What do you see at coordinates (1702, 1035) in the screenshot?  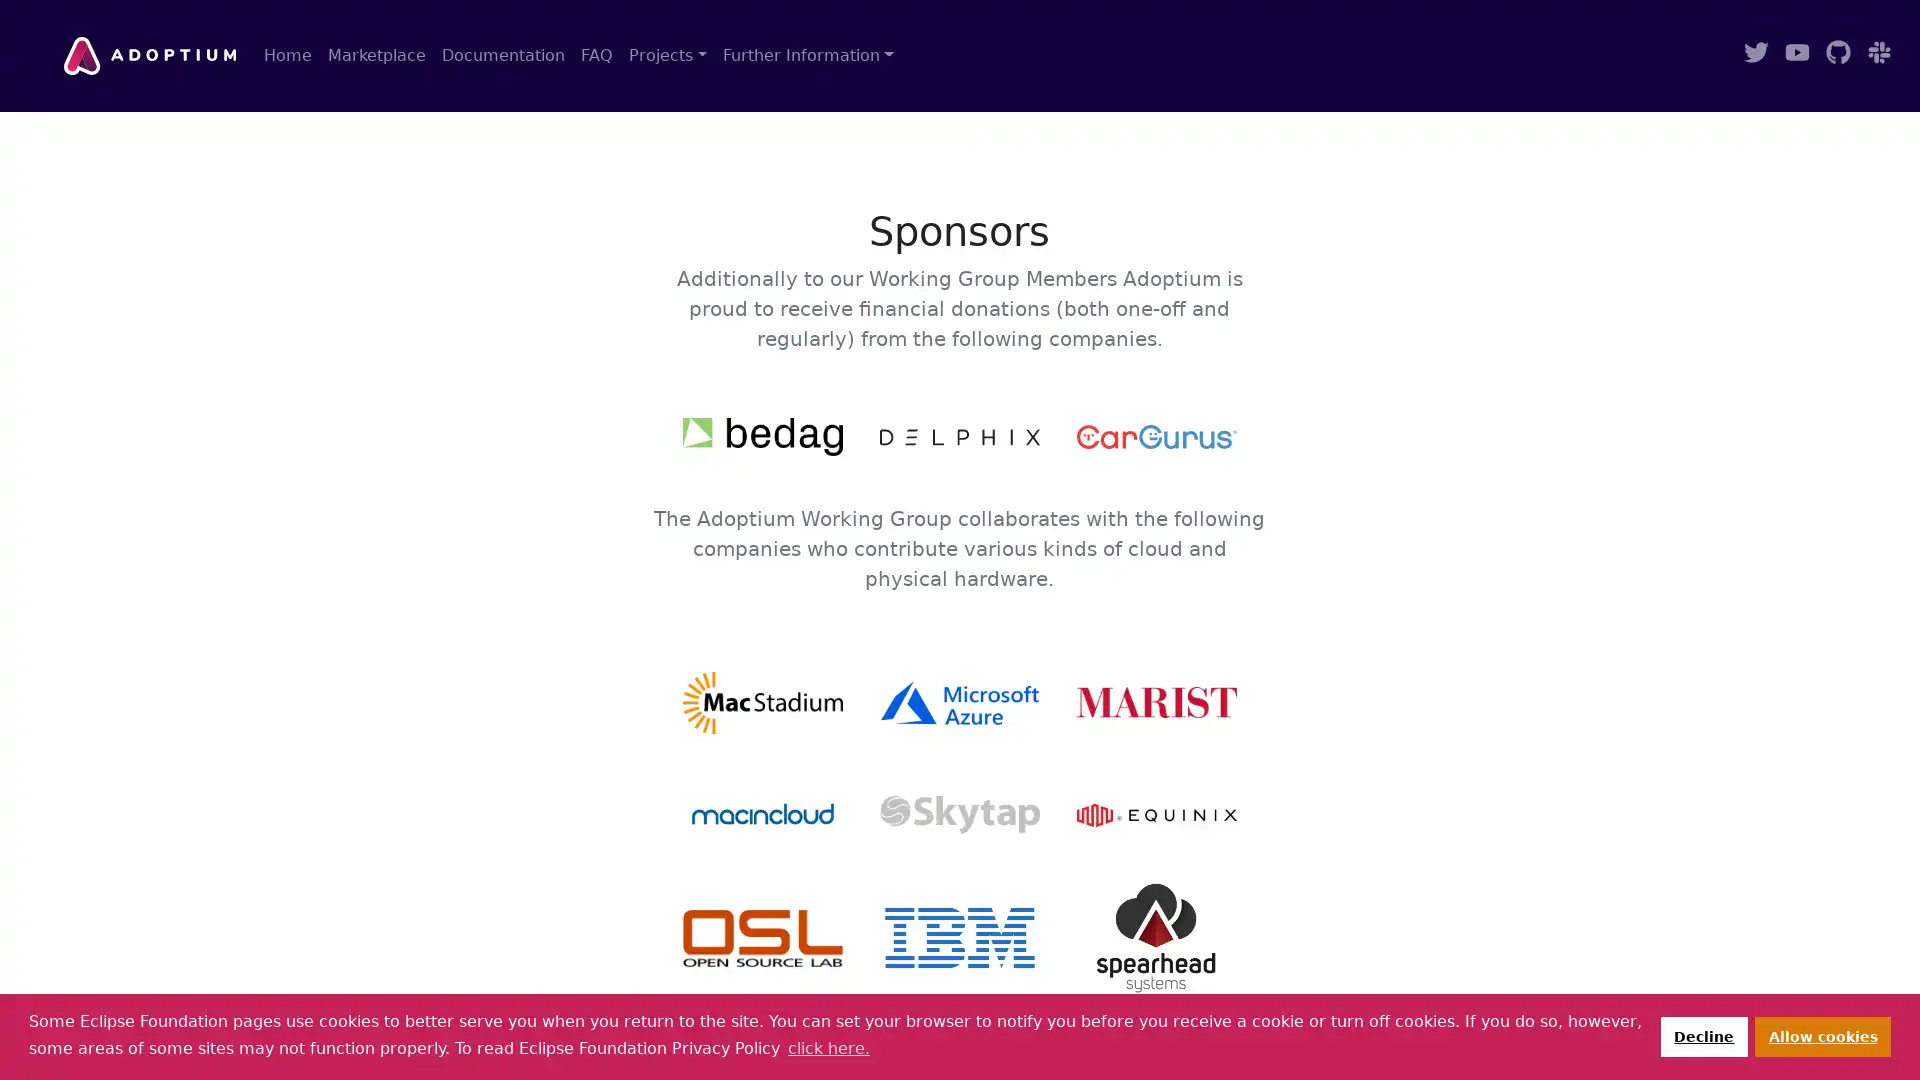 I see `deny cookies` at bounding box center [1702, 1035].